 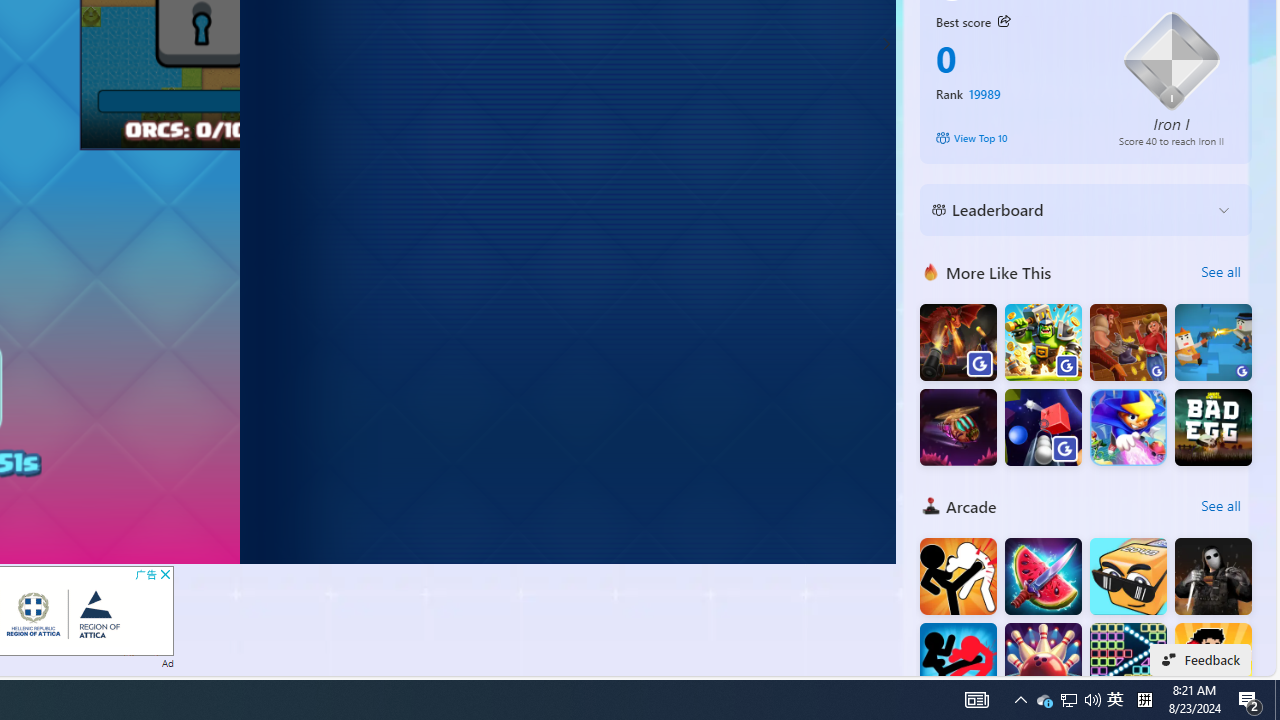 What do you see at coordinates (1128, 576) in the screenshot?
I see `'Cubes2048'` at bounding box center [1128, 576].